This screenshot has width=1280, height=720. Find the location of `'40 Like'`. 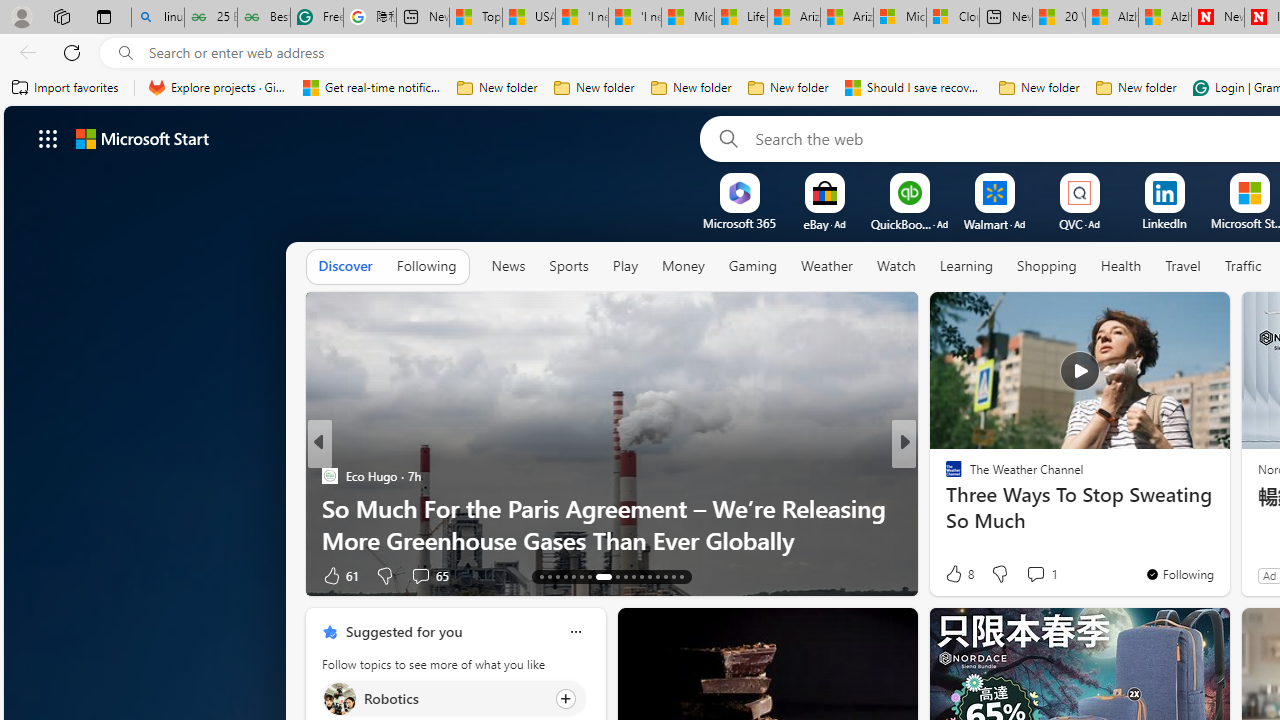

'40 Like' is located at coordinates (955, 575).